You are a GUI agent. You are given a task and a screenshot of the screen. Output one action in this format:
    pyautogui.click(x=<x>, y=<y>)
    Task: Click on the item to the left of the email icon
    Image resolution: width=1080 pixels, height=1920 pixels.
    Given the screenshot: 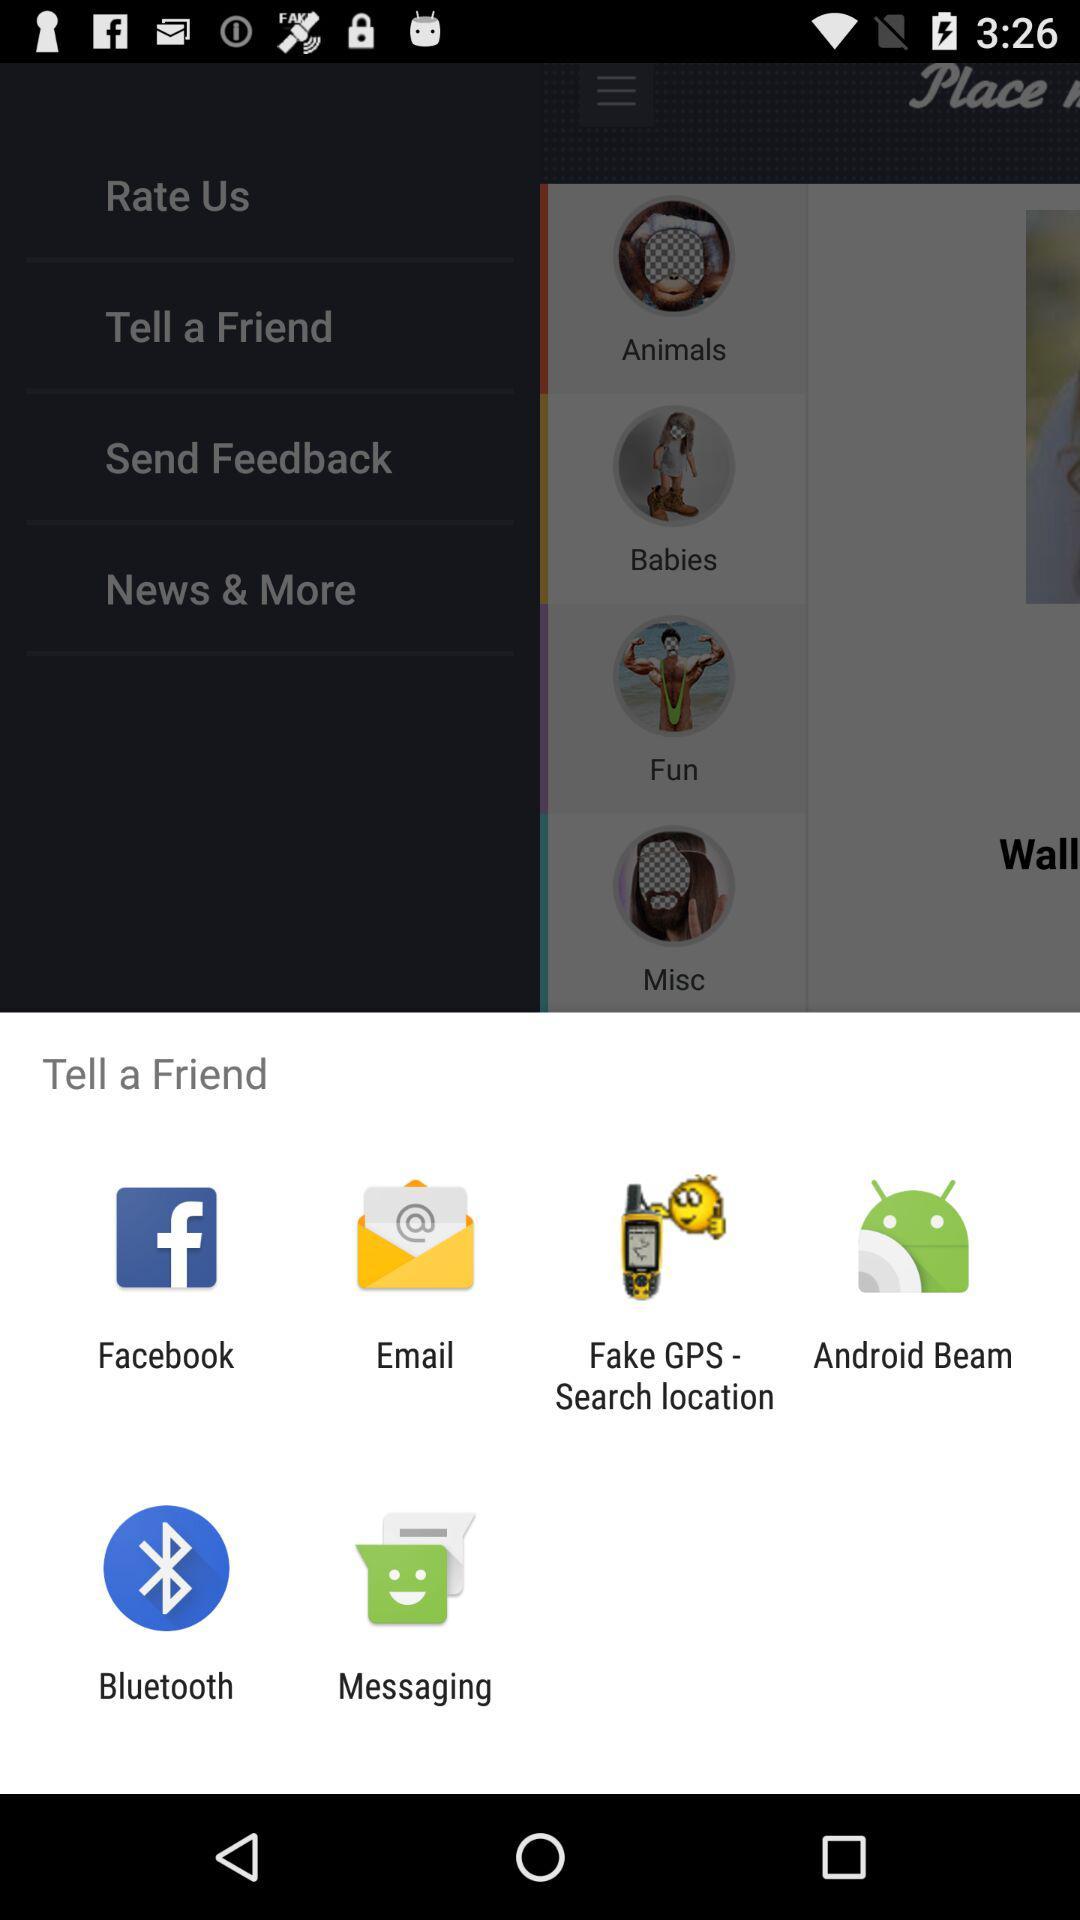 What is the action you would take?
    pyautogui.click(x=165, y=1374)
    